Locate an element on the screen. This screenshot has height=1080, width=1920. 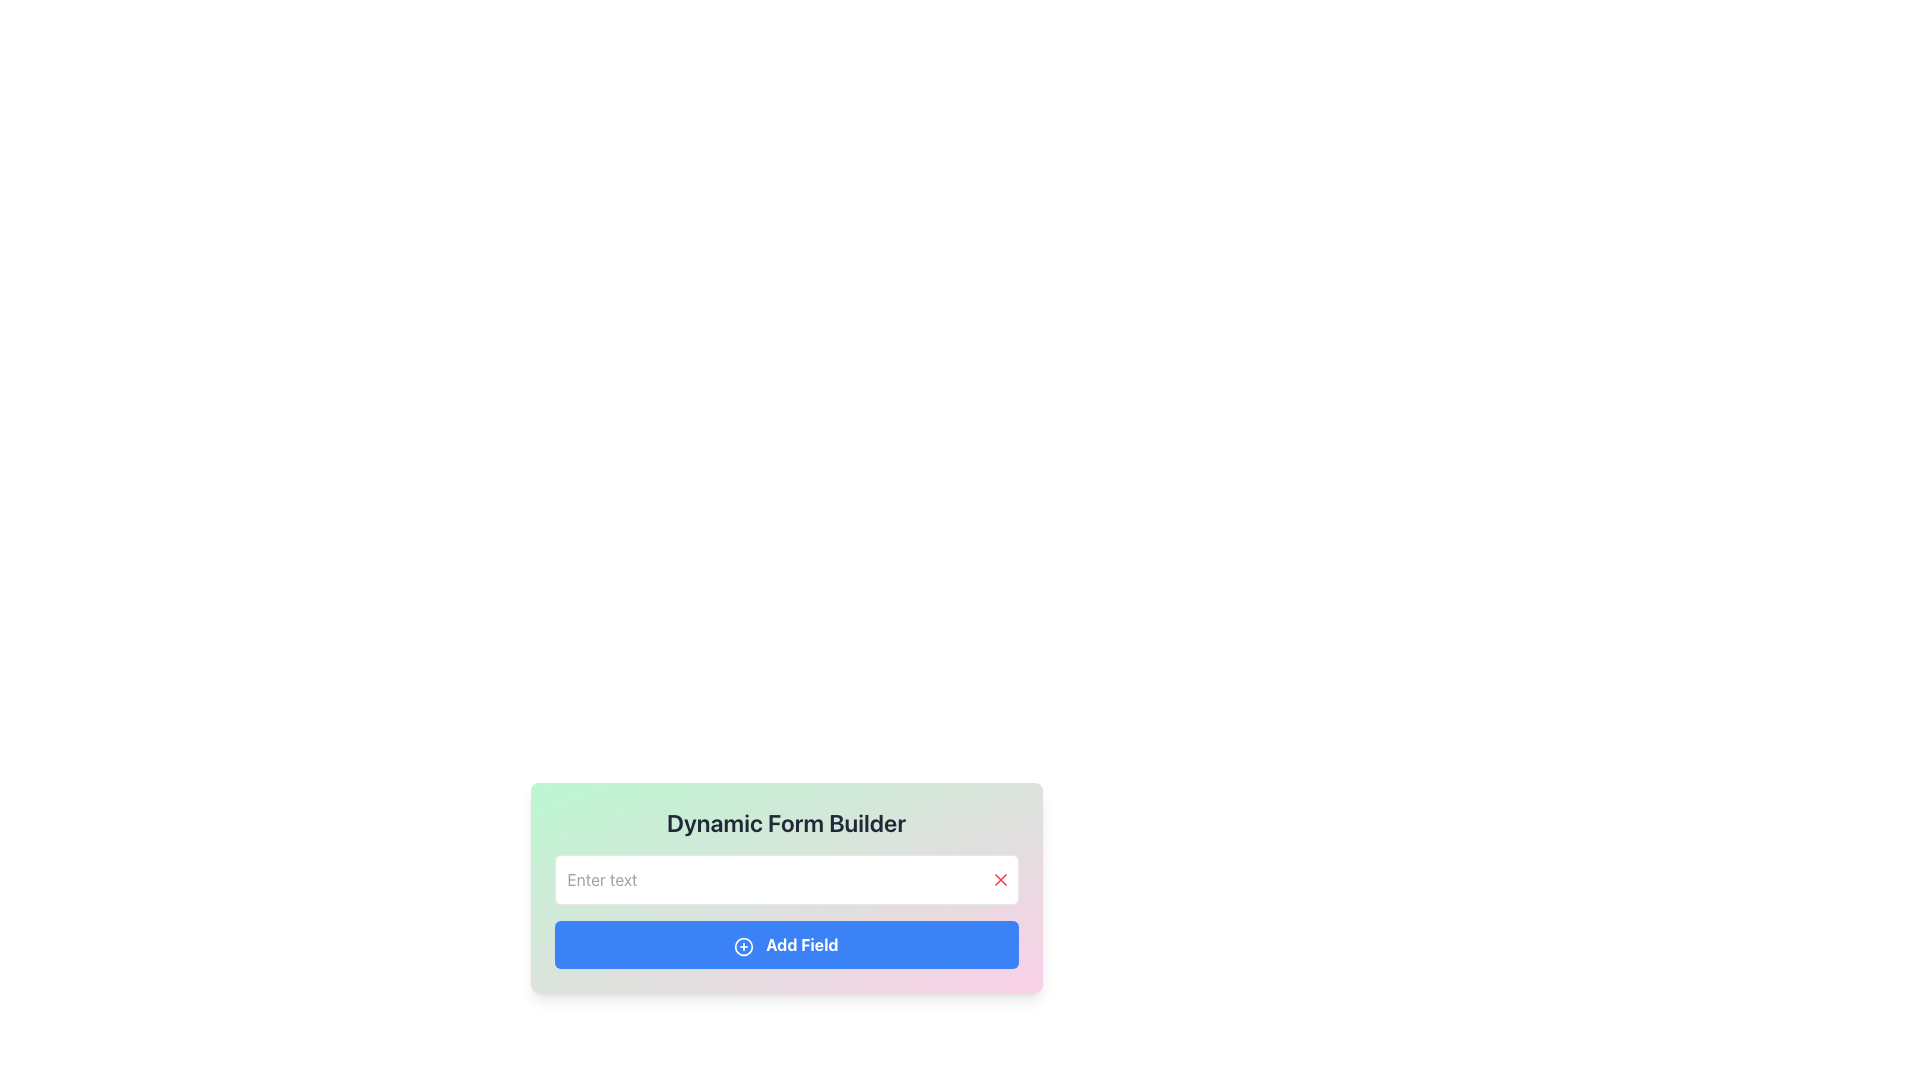
the circular outline element representing a plus sign within a circle is located at coordinates (743, 945).